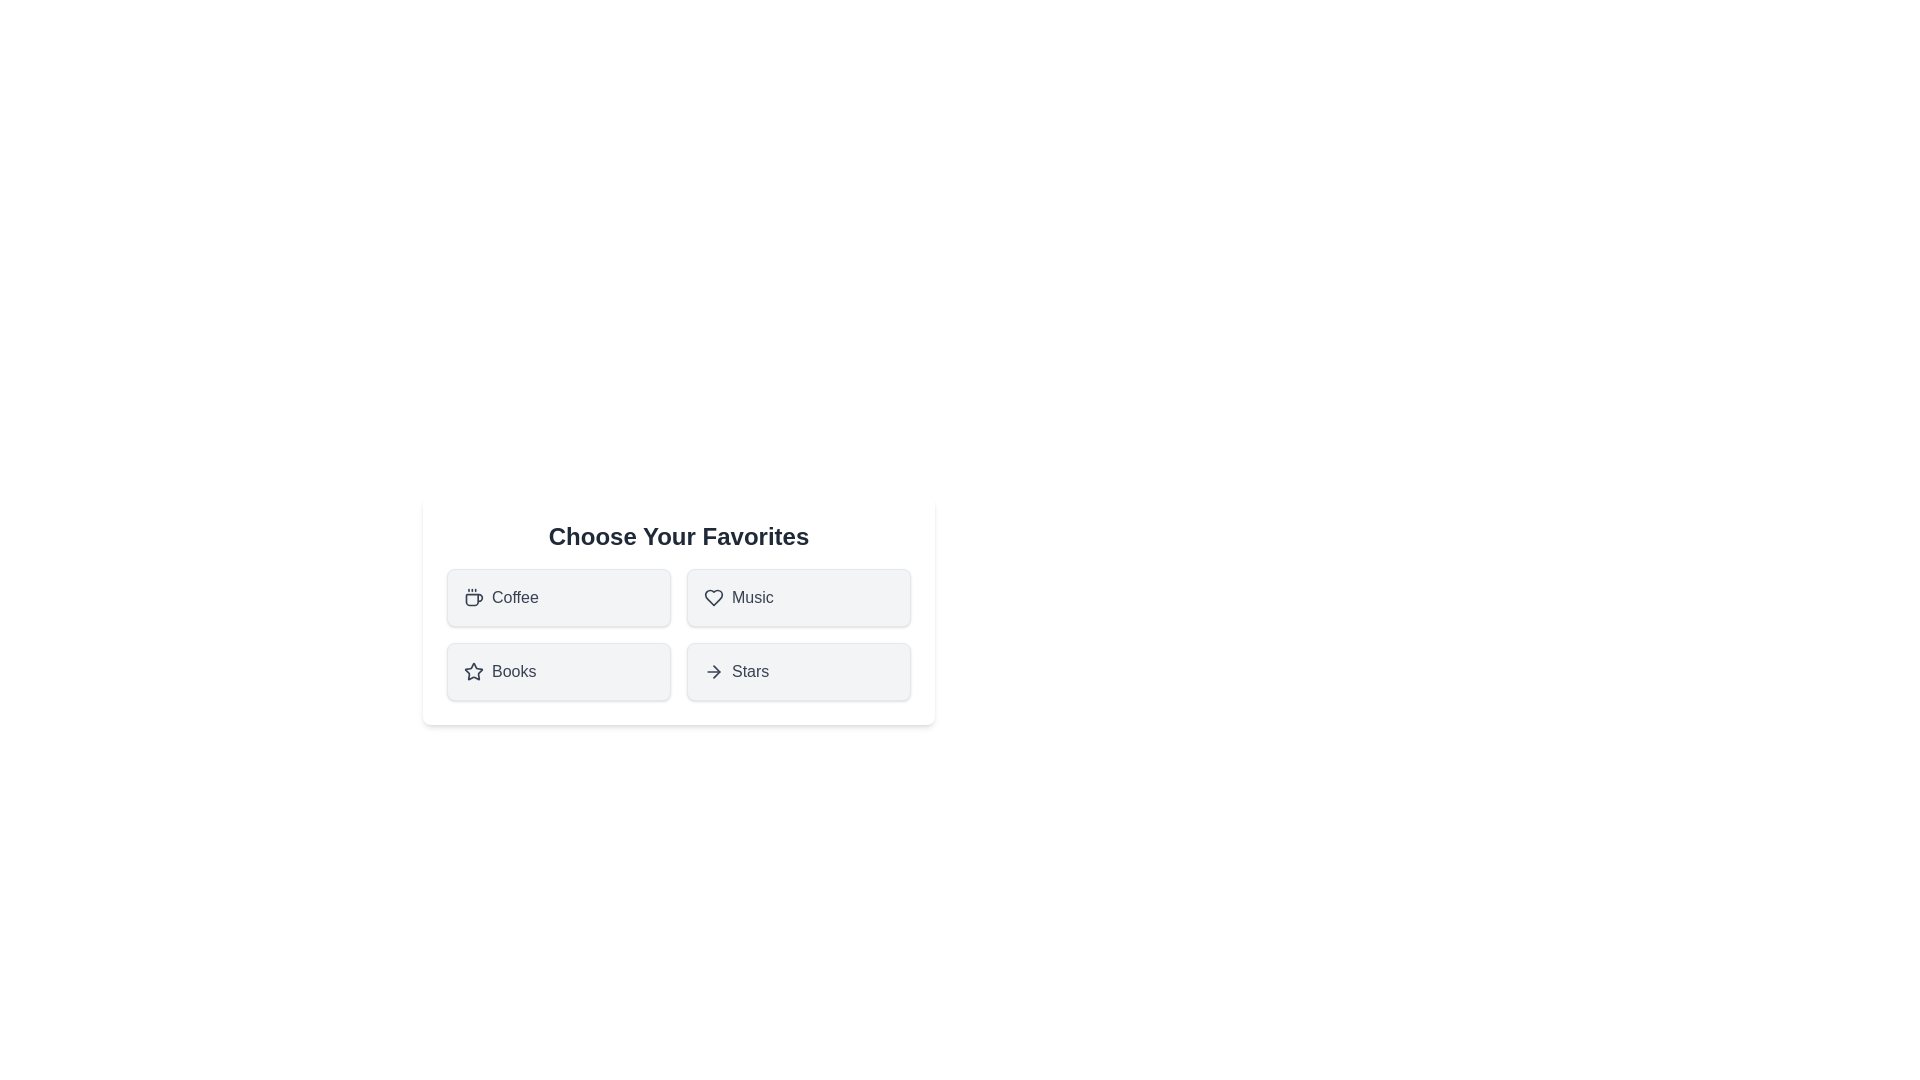 The image size is (1920, 1080). I want to click on the static text label for 'Music' located in the second option of the top row in a grid layout, which is associated with a heart icon indicating a favorite feature, so click(751, 596).